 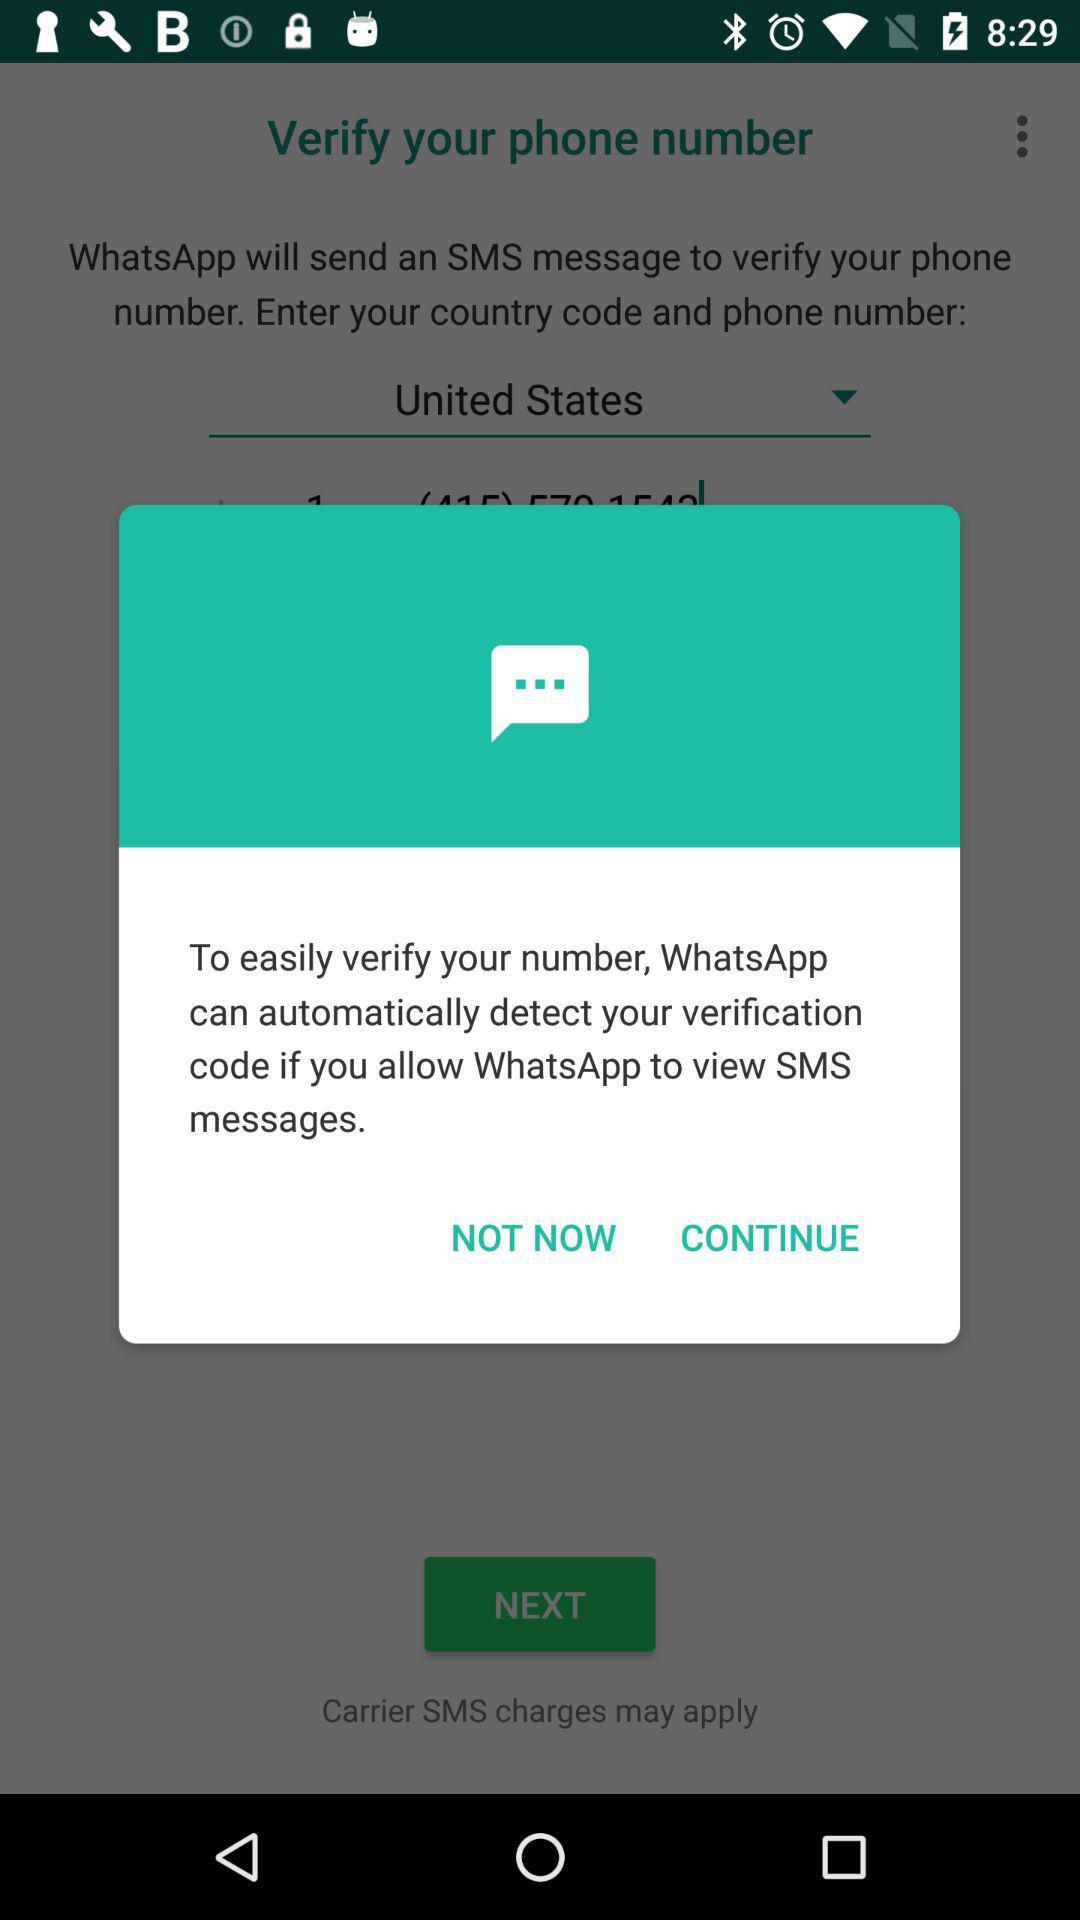 What do you see at coordinates (768, 1235) in the screenshot?
I see `the item next to not now item` at bounding box center [768, 1235].